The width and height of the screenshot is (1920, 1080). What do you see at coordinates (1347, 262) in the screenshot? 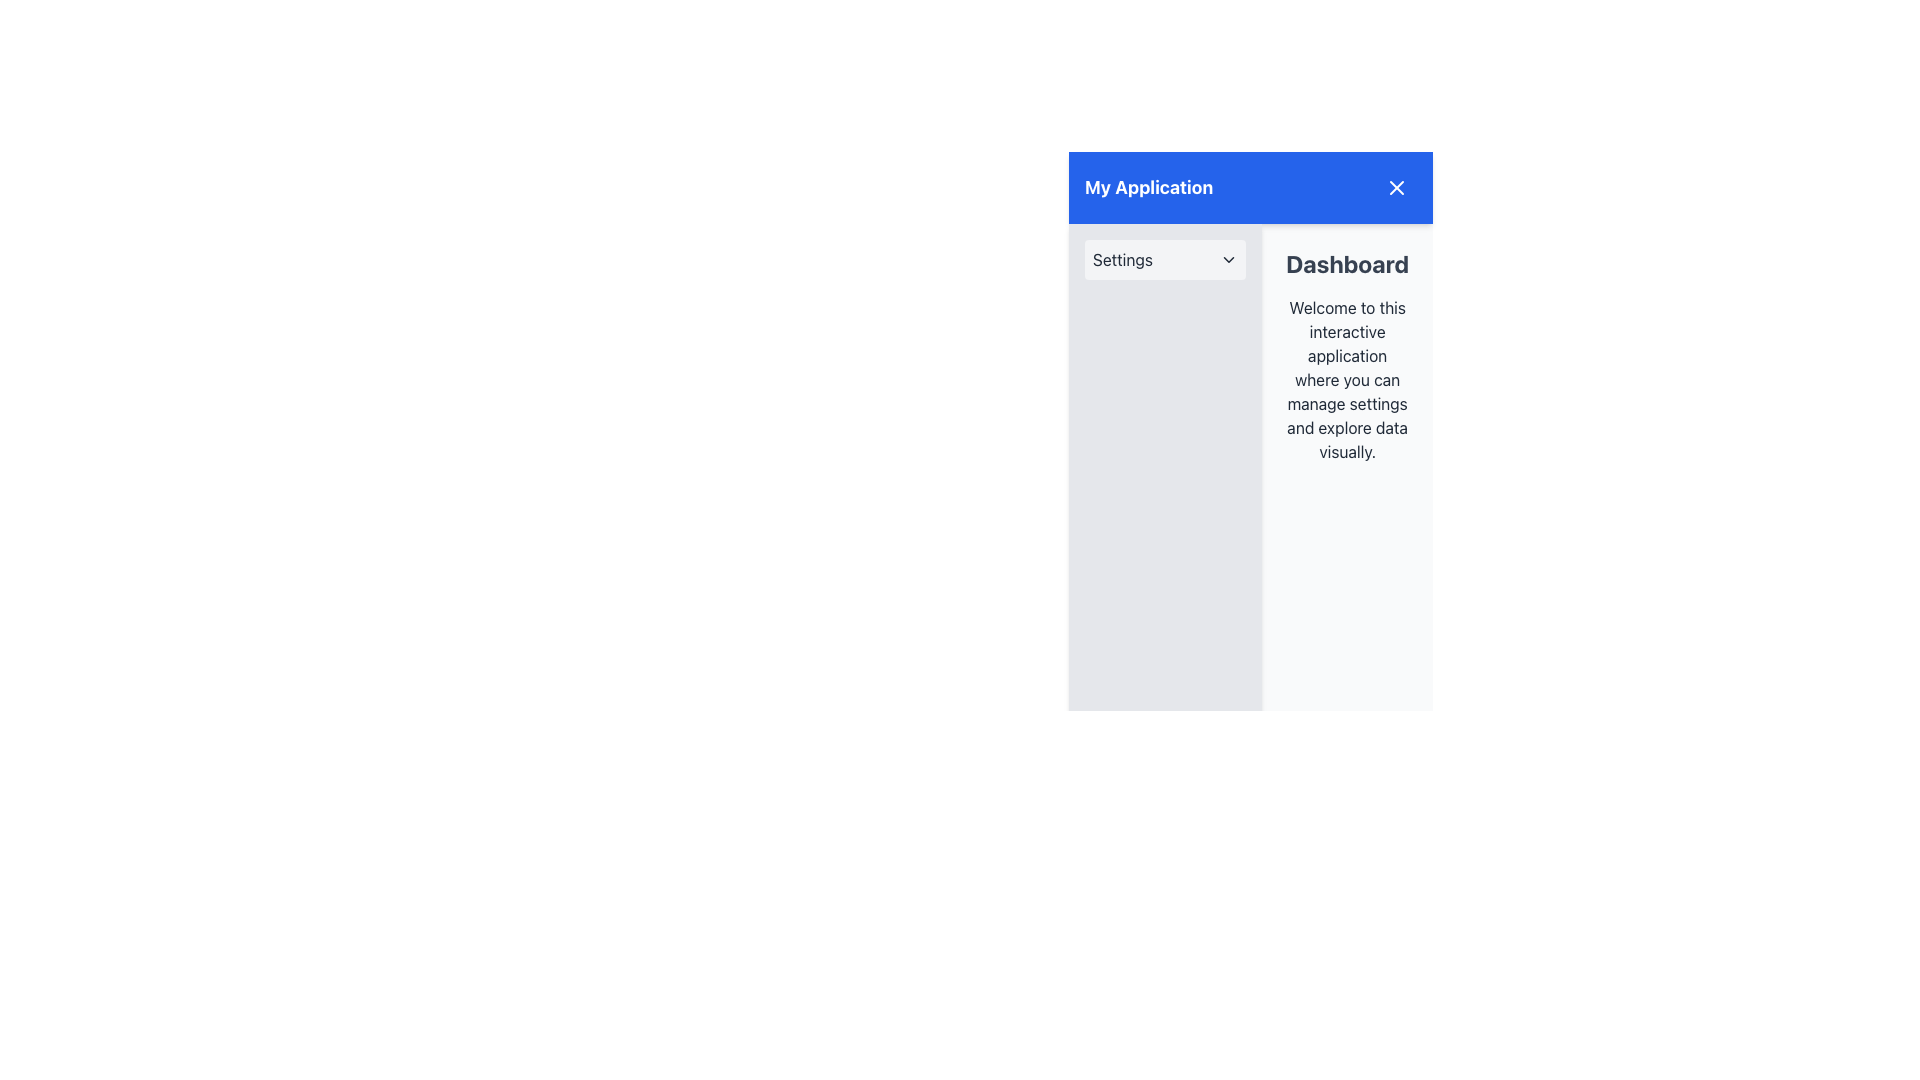
I see `text from the prominent 'Dashboard' text label located in the upper region of the right section of the interface` at bounding box center [1347, 262].